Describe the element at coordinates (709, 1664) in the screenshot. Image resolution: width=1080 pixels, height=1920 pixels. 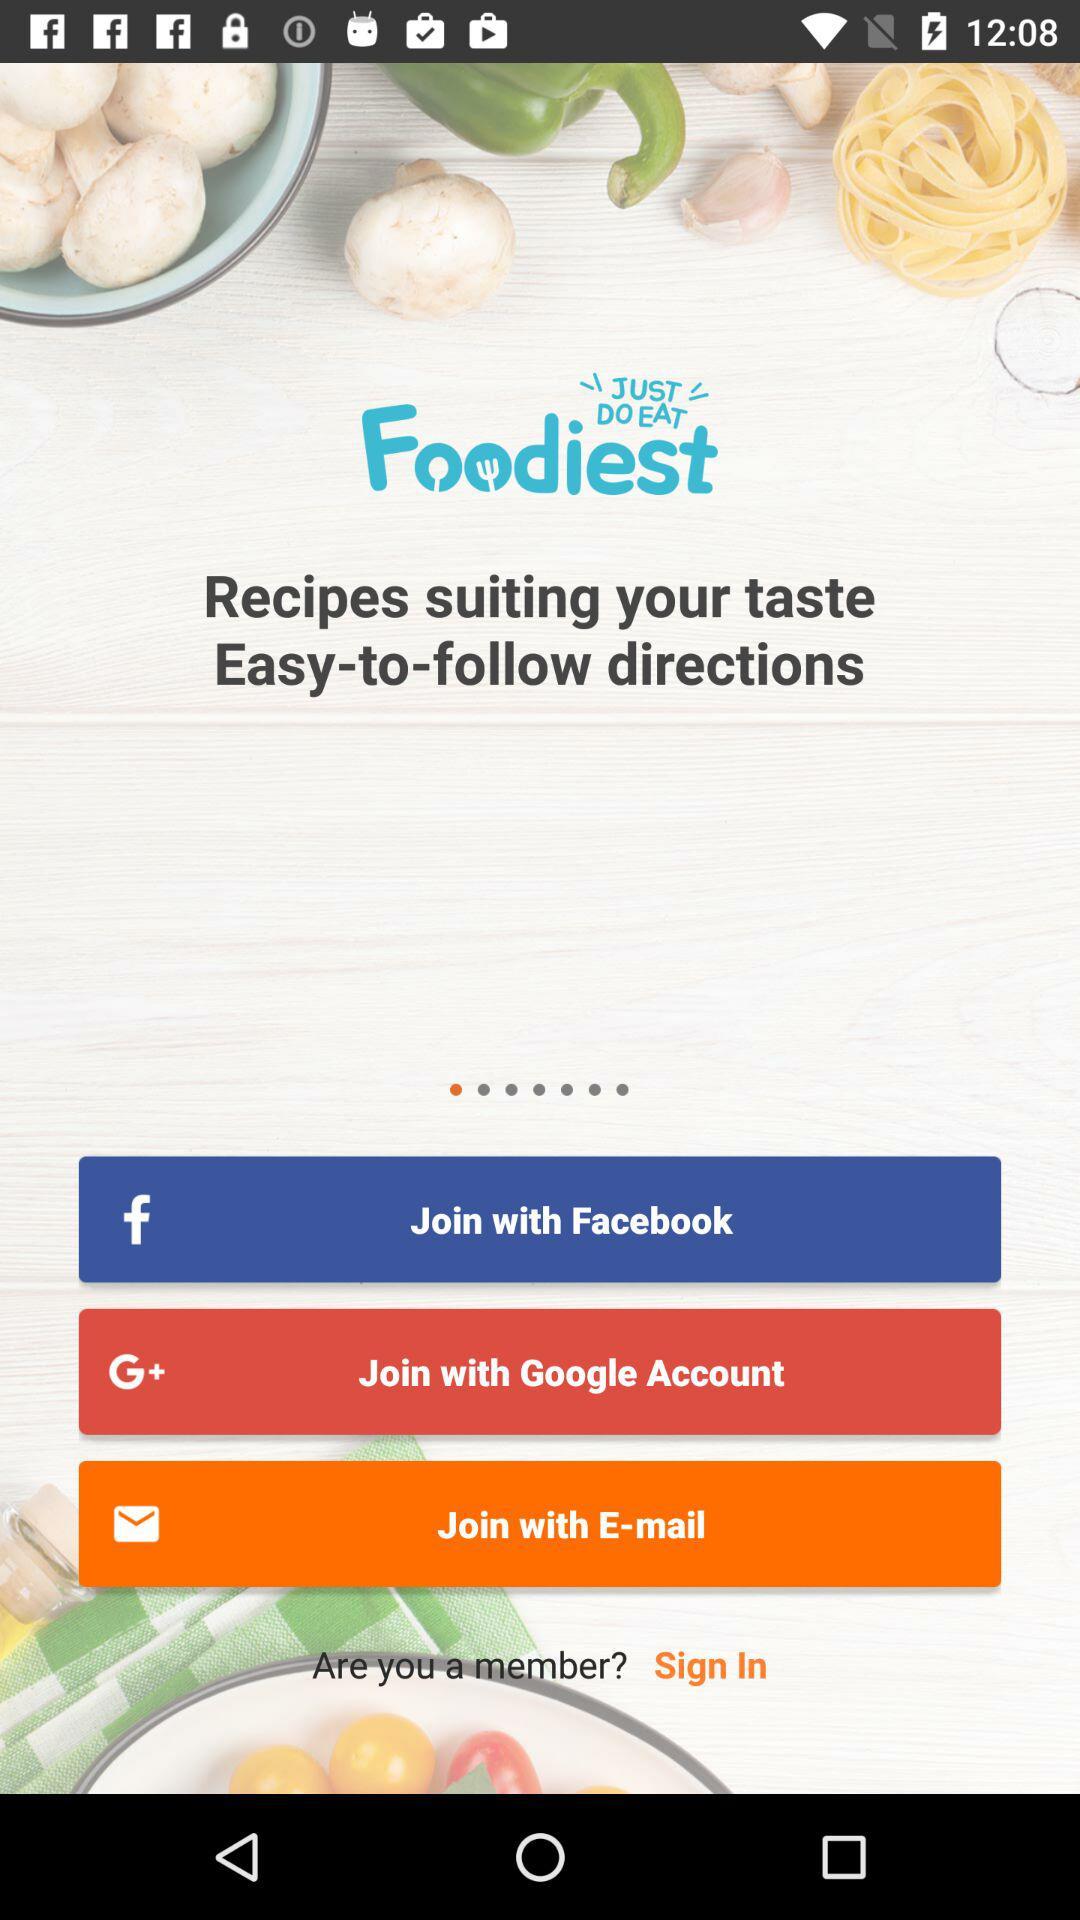
I see `the sign in item` at that location.